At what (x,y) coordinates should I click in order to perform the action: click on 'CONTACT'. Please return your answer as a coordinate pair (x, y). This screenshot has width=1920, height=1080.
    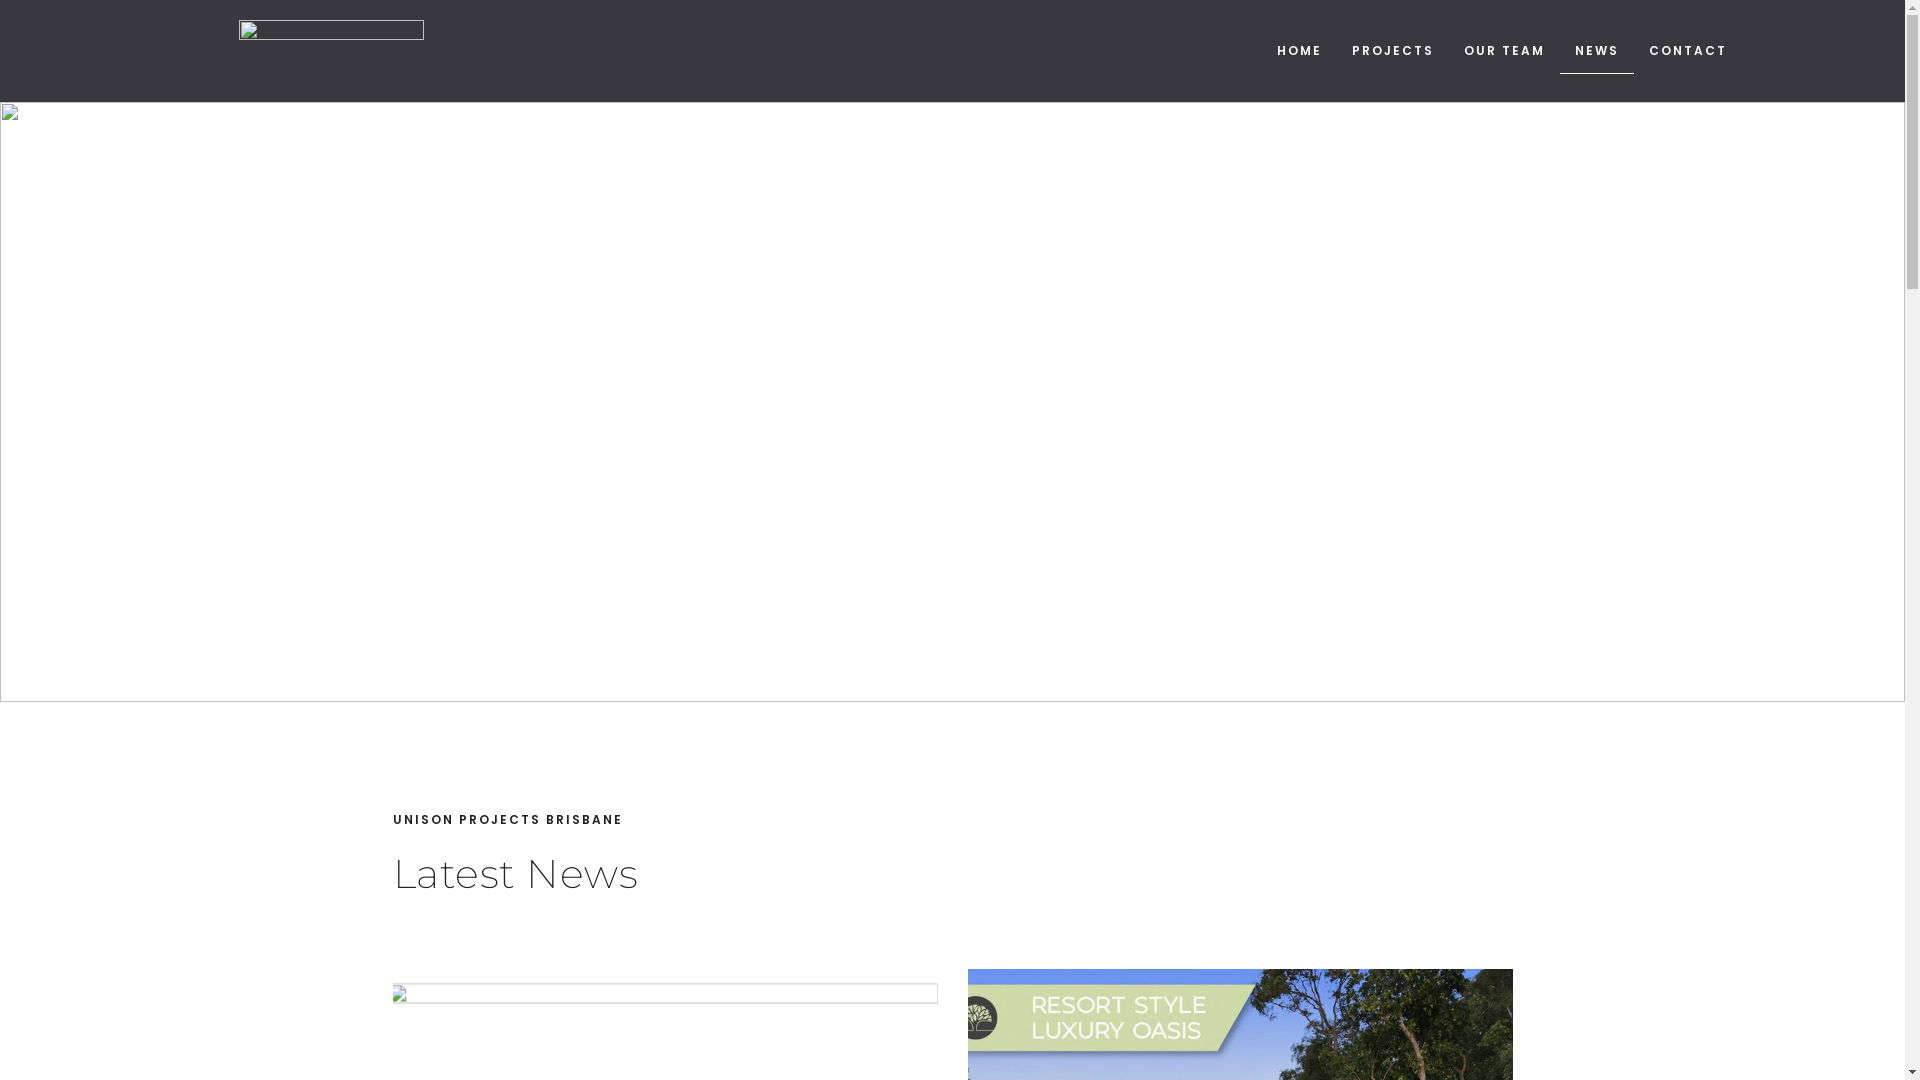
    Looking at the image, I should click on (1687, 49).